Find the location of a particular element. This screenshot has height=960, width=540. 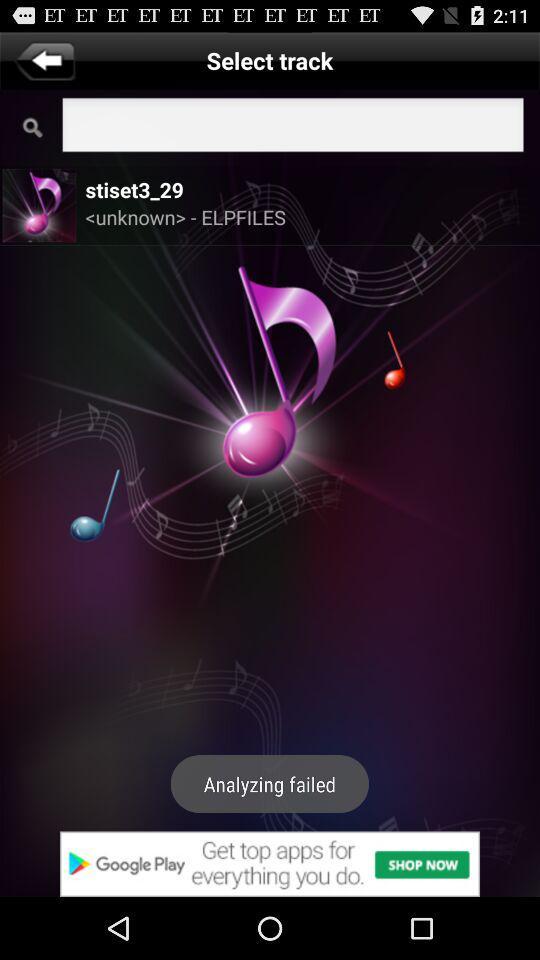

search terms is located at coordinates (292, 126).